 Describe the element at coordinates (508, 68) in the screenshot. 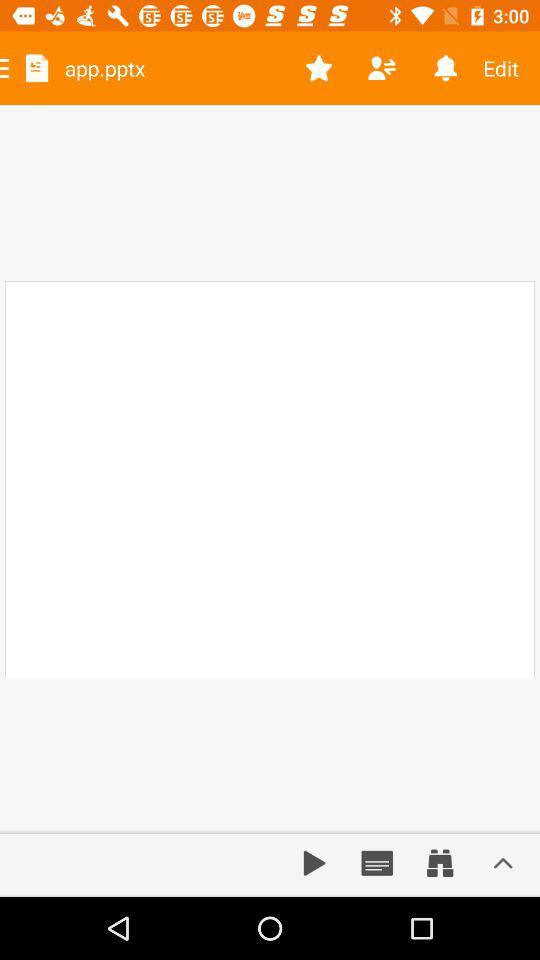

I see `edit item` at that location.